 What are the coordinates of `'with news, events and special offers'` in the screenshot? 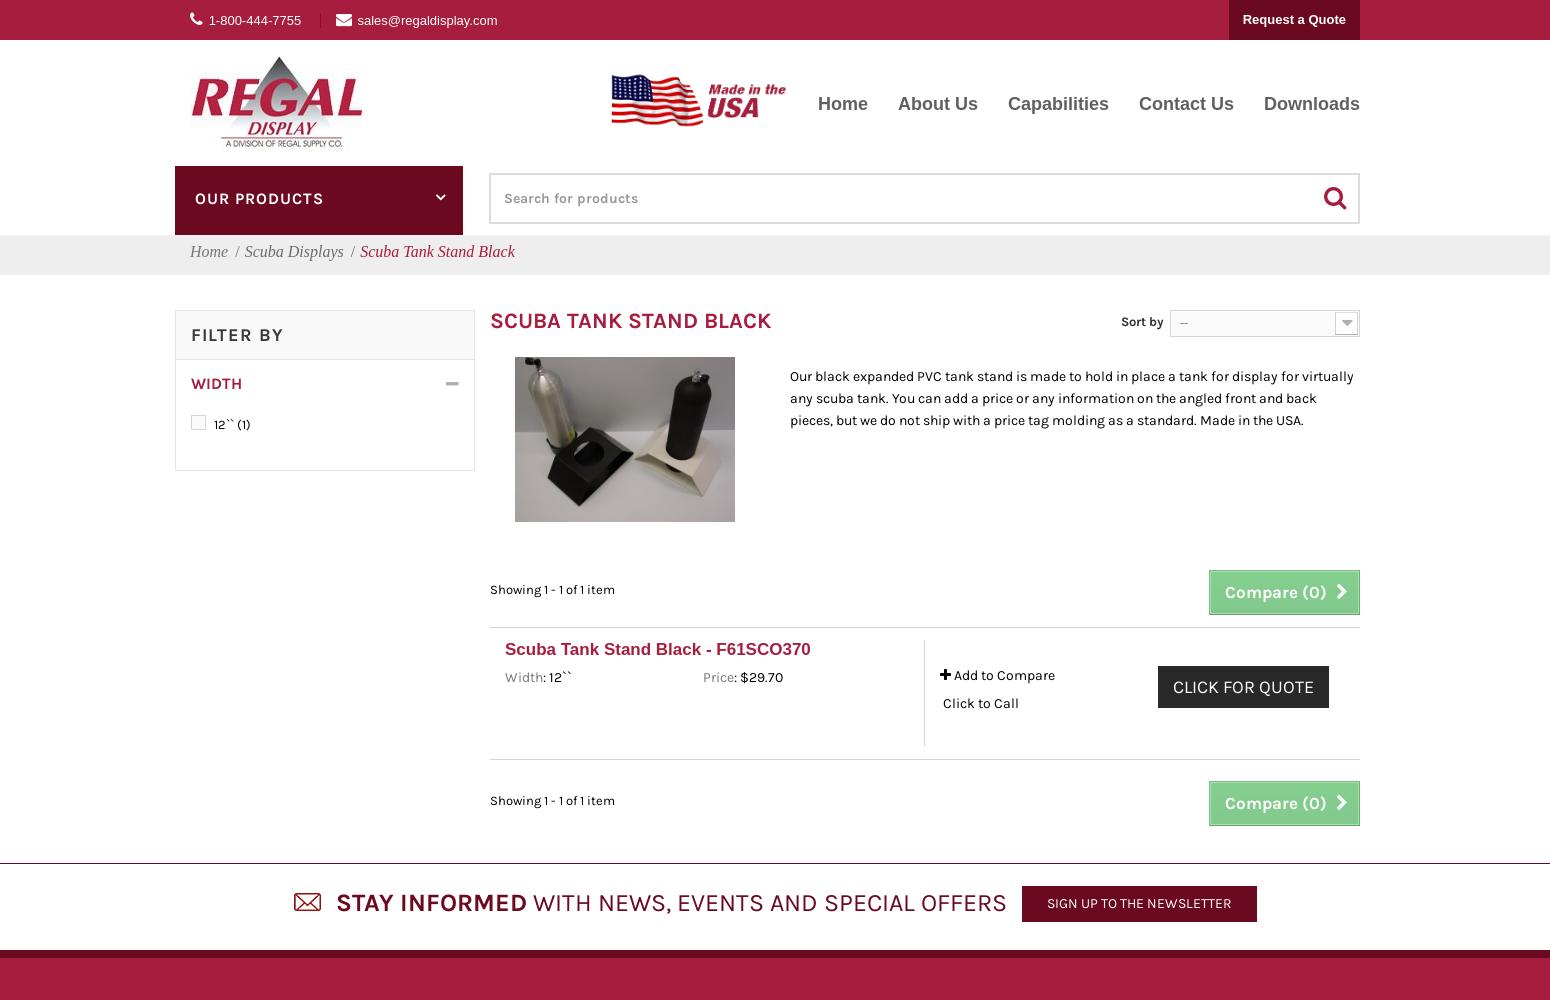 It's located at (766, 902).